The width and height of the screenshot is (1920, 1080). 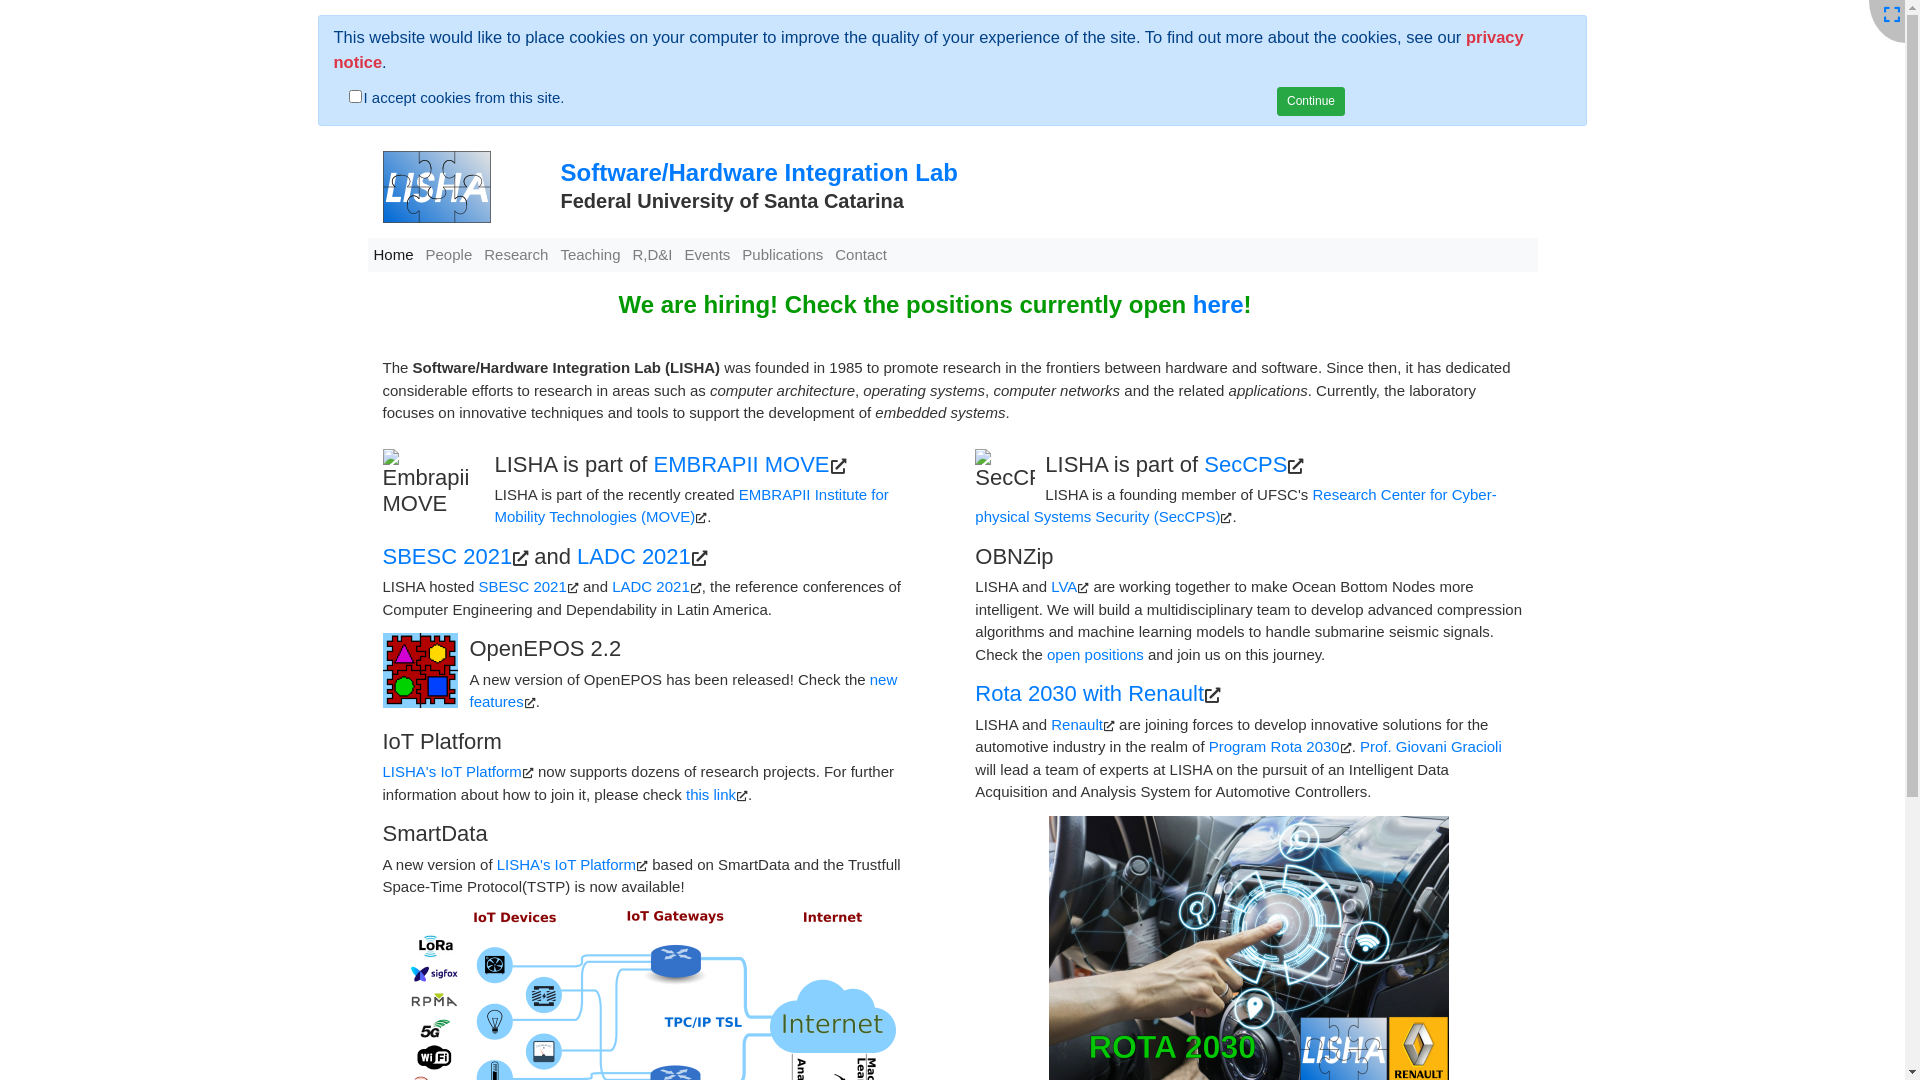 I want to click on 'R,D&I', so click(x=652, y=254).